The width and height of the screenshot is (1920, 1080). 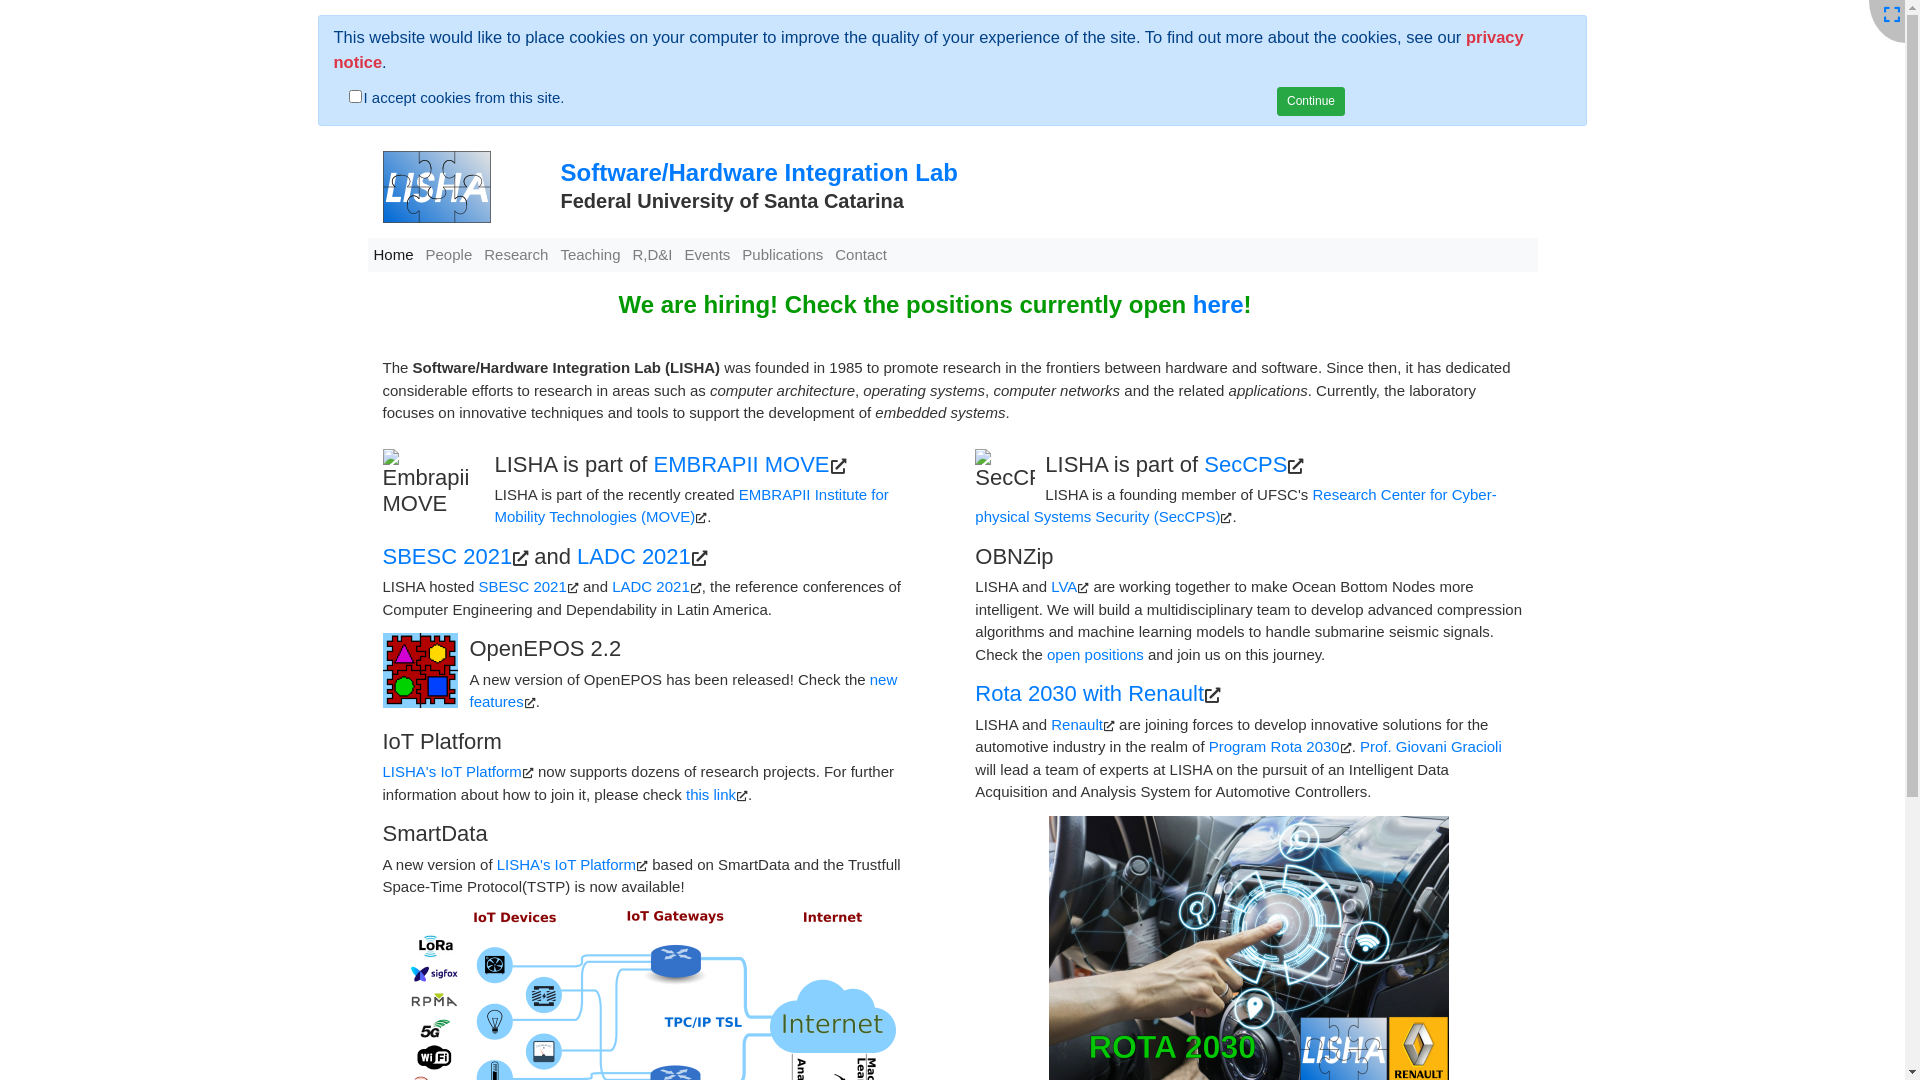 I want to click on 'R,D&I', so click(x=652, y=254).